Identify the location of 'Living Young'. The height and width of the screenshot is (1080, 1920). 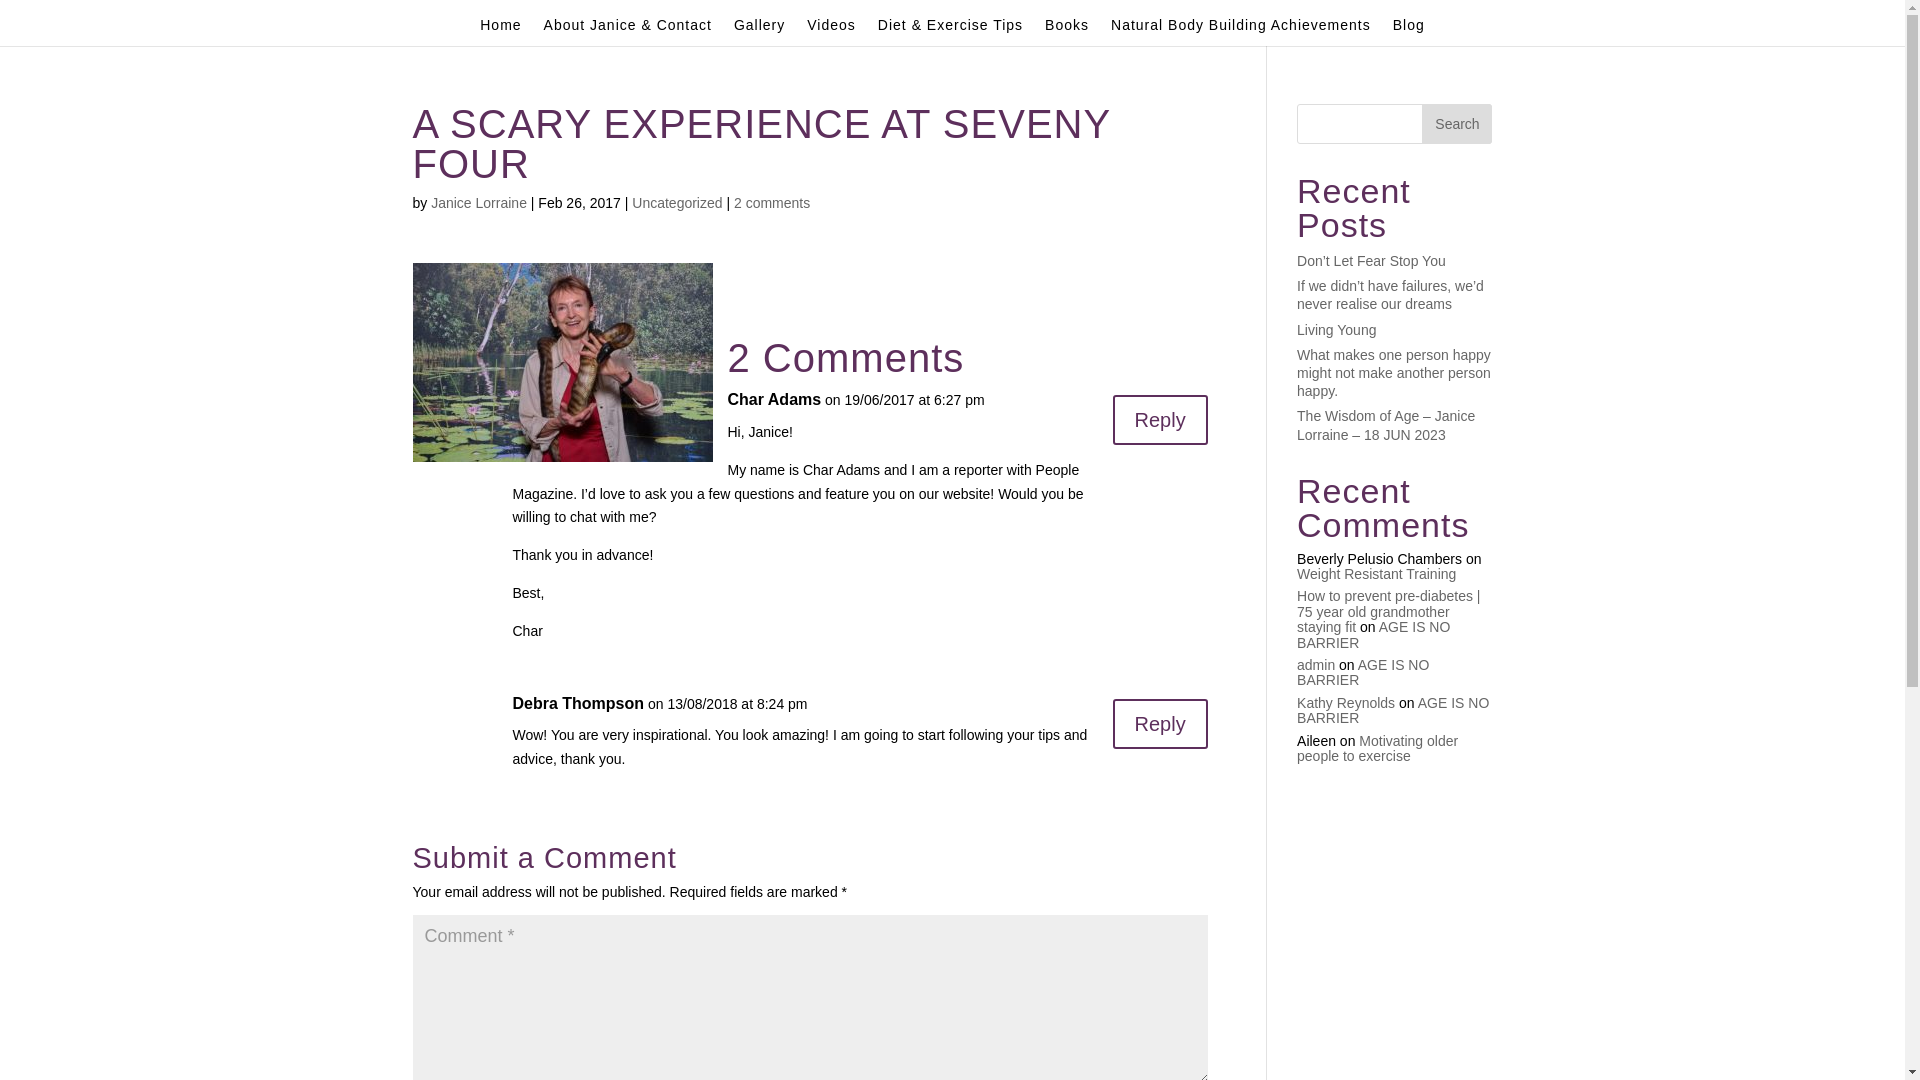
(1296, 329).